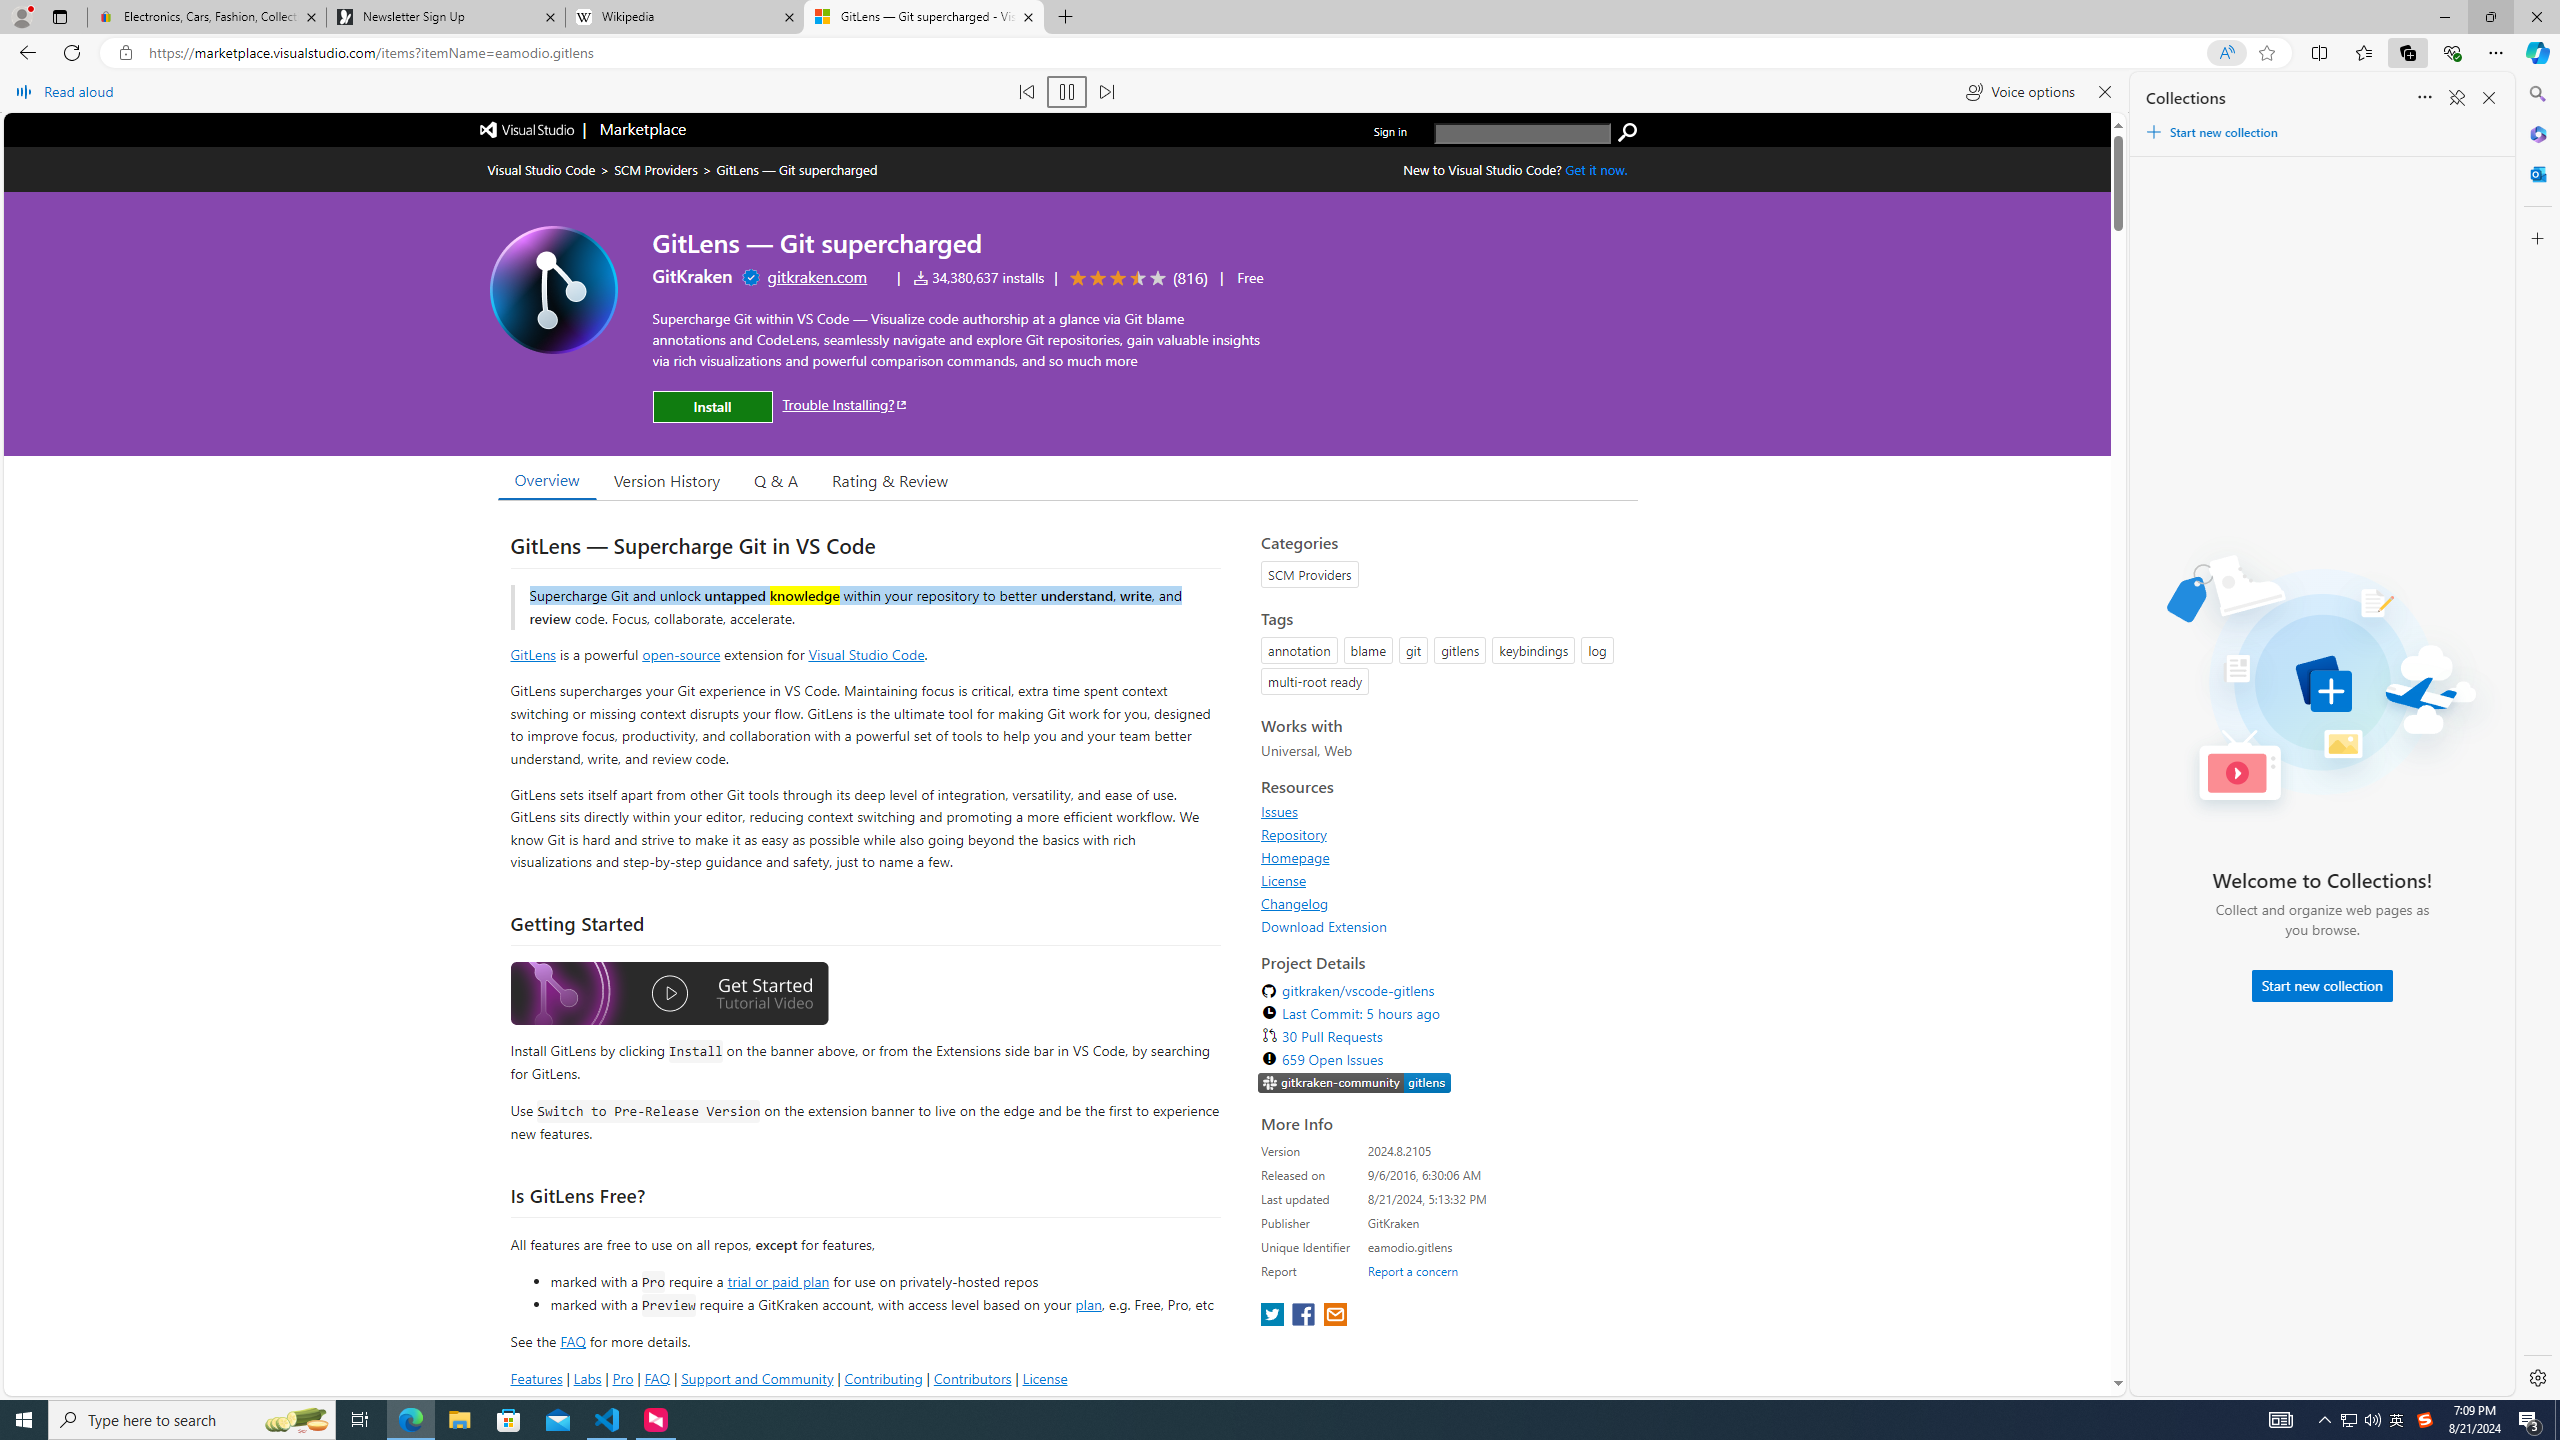 The width and height of the screenshot is (2560, 1440). Describe the element at coordinates (1283, 880) in the screenshot. I see `'License'` at that location.